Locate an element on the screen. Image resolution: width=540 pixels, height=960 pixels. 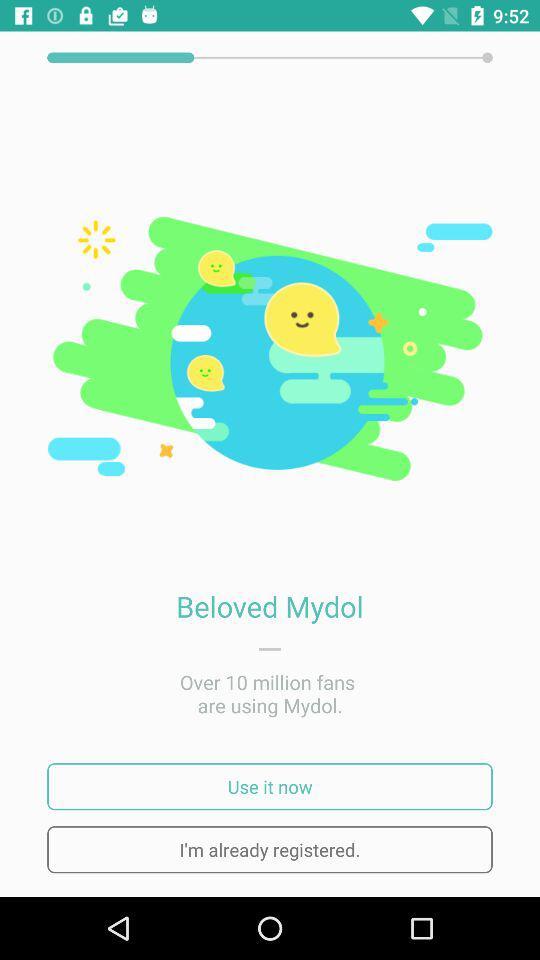
use it now icon is located at coordinates (270, 786).